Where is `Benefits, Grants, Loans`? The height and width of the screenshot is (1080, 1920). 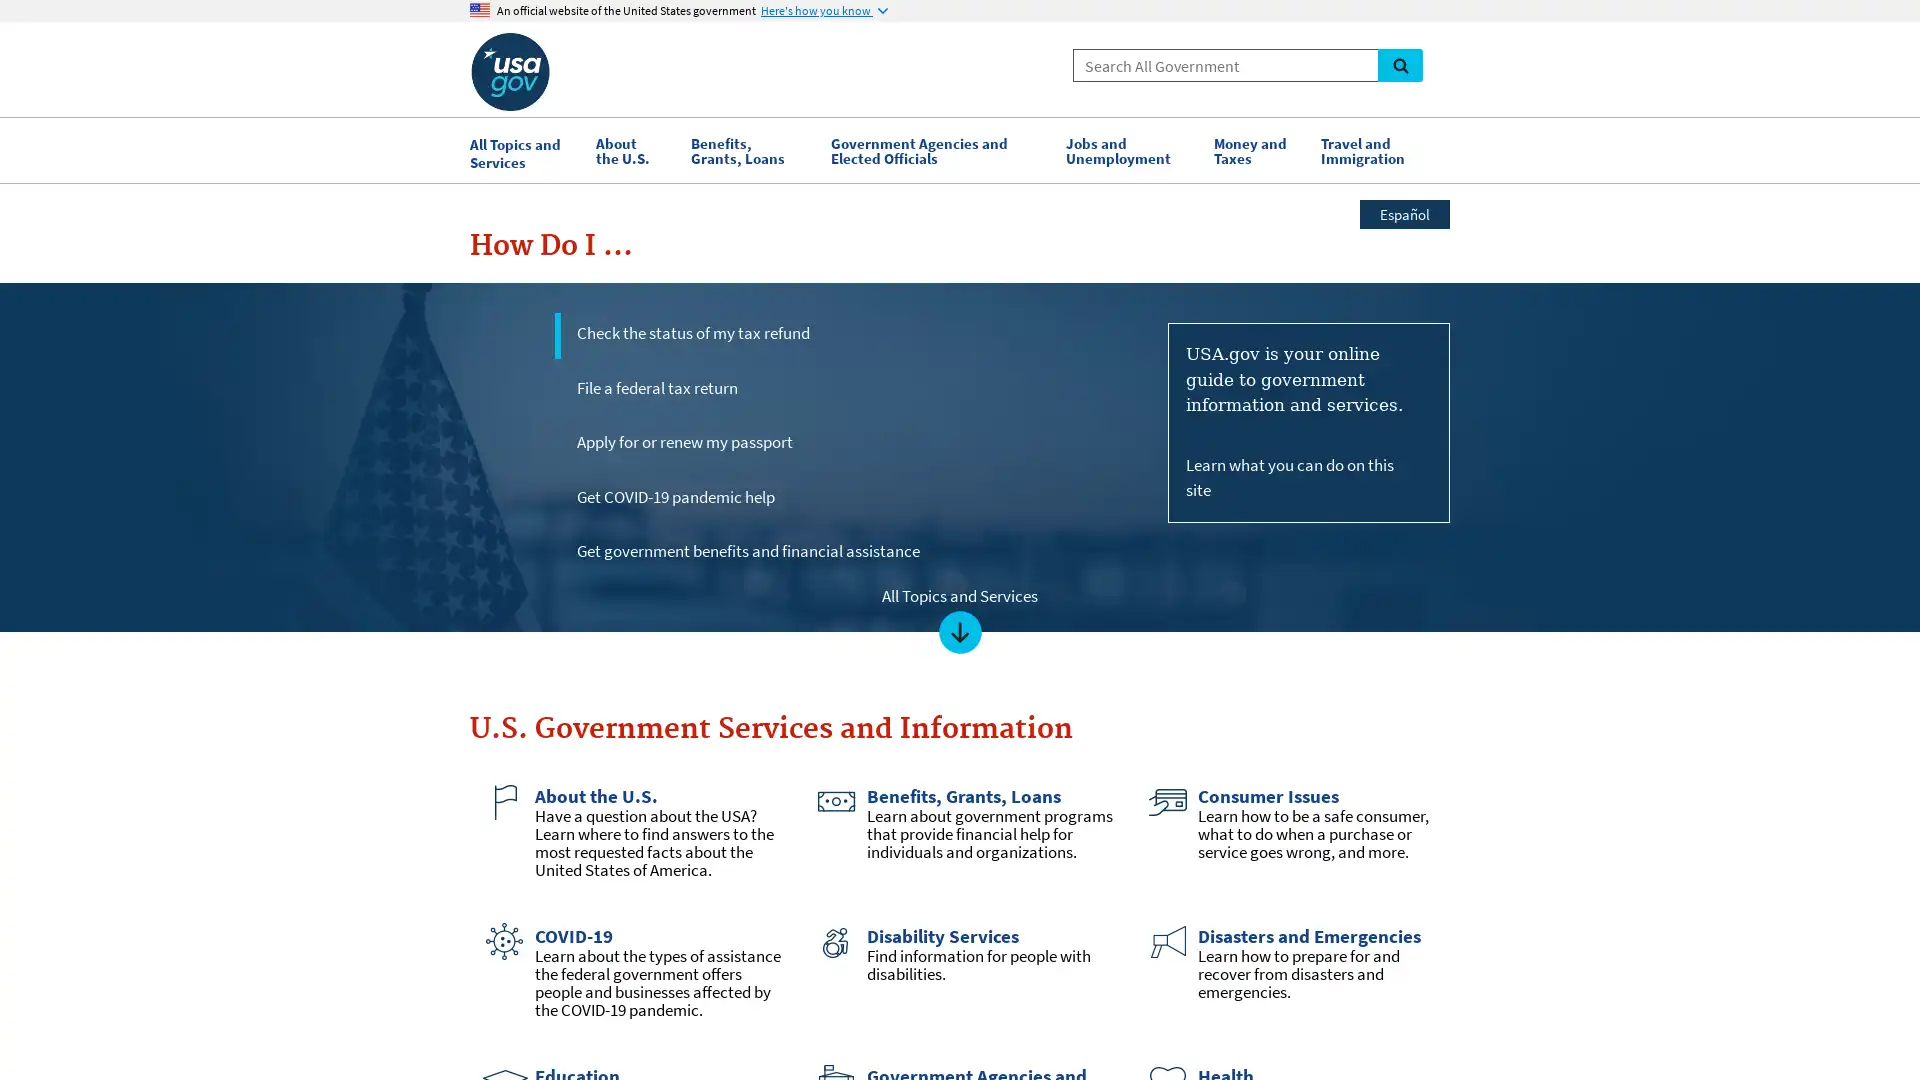 Benefits, Grants, Loans is located at coordinates (749, 149).